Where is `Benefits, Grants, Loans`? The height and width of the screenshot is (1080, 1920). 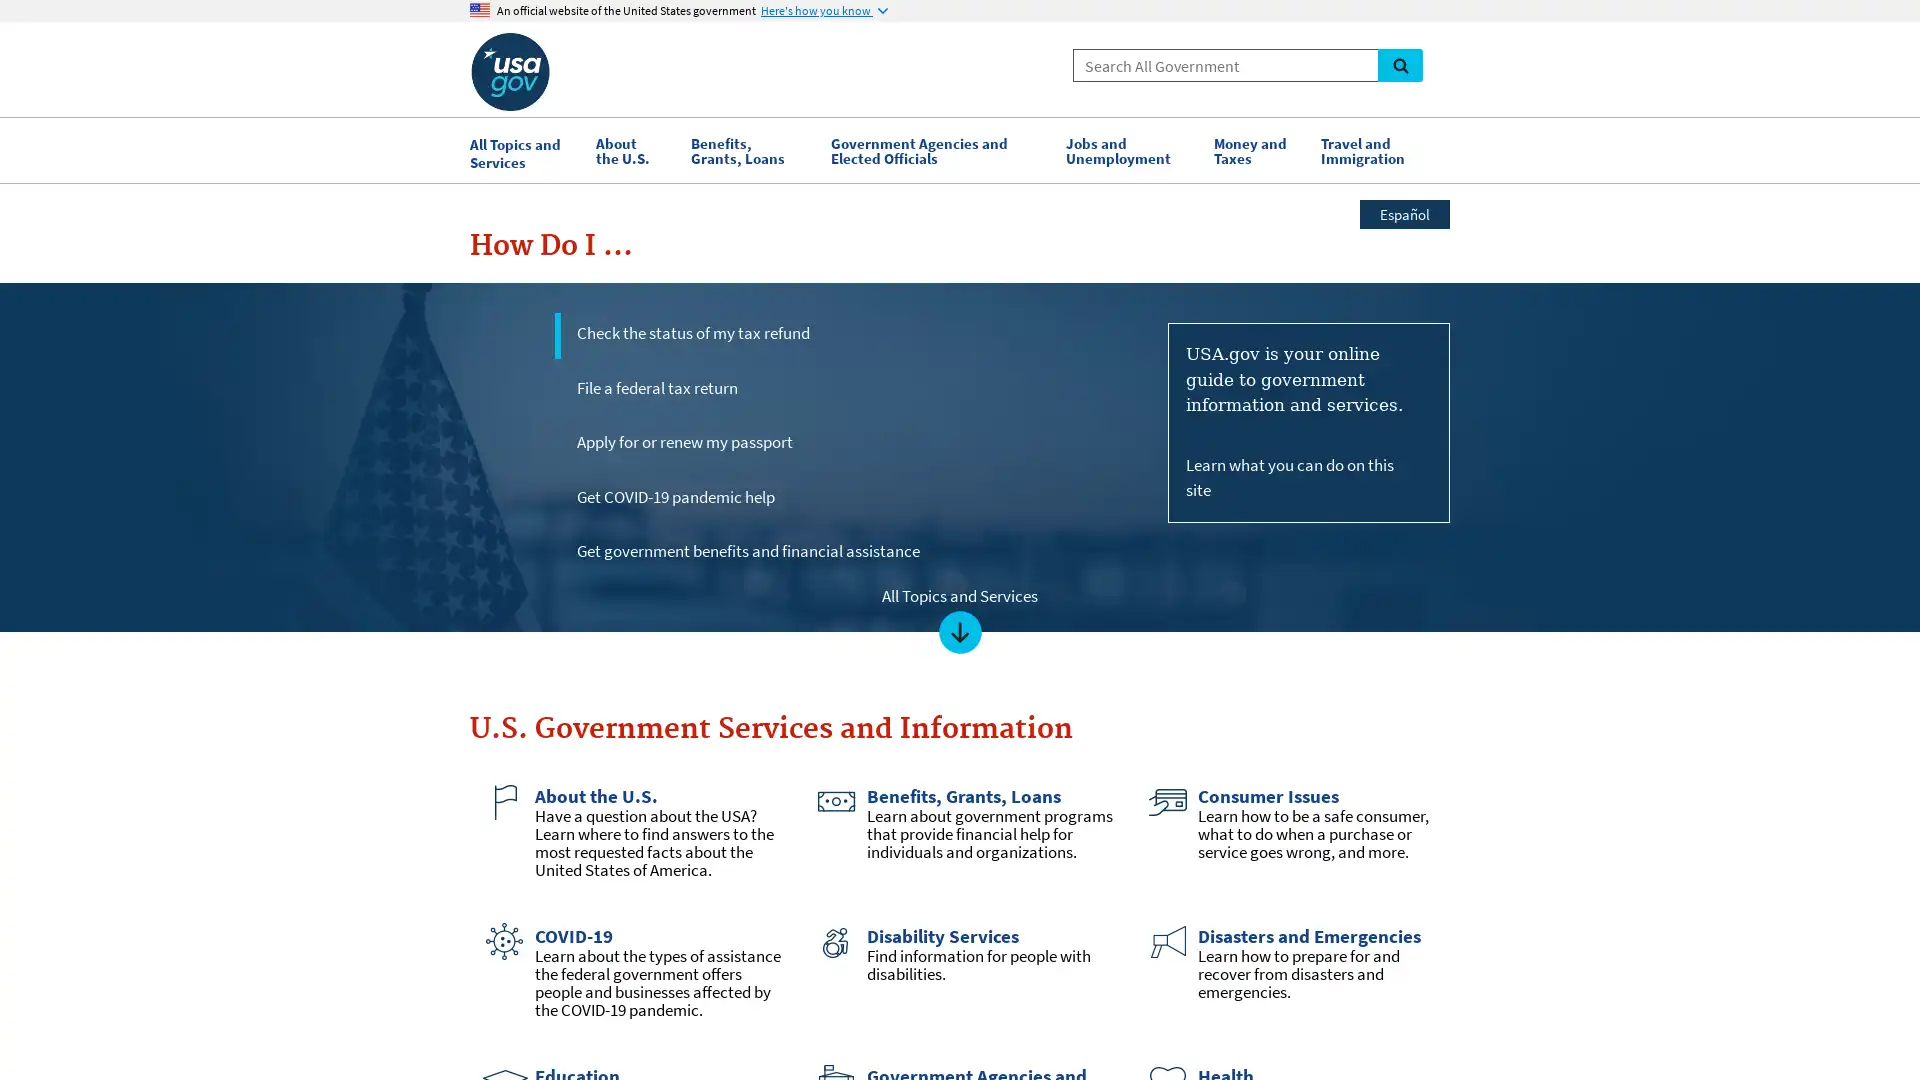 Benefits, Grants, Loans is located at coordinates (749, 149).